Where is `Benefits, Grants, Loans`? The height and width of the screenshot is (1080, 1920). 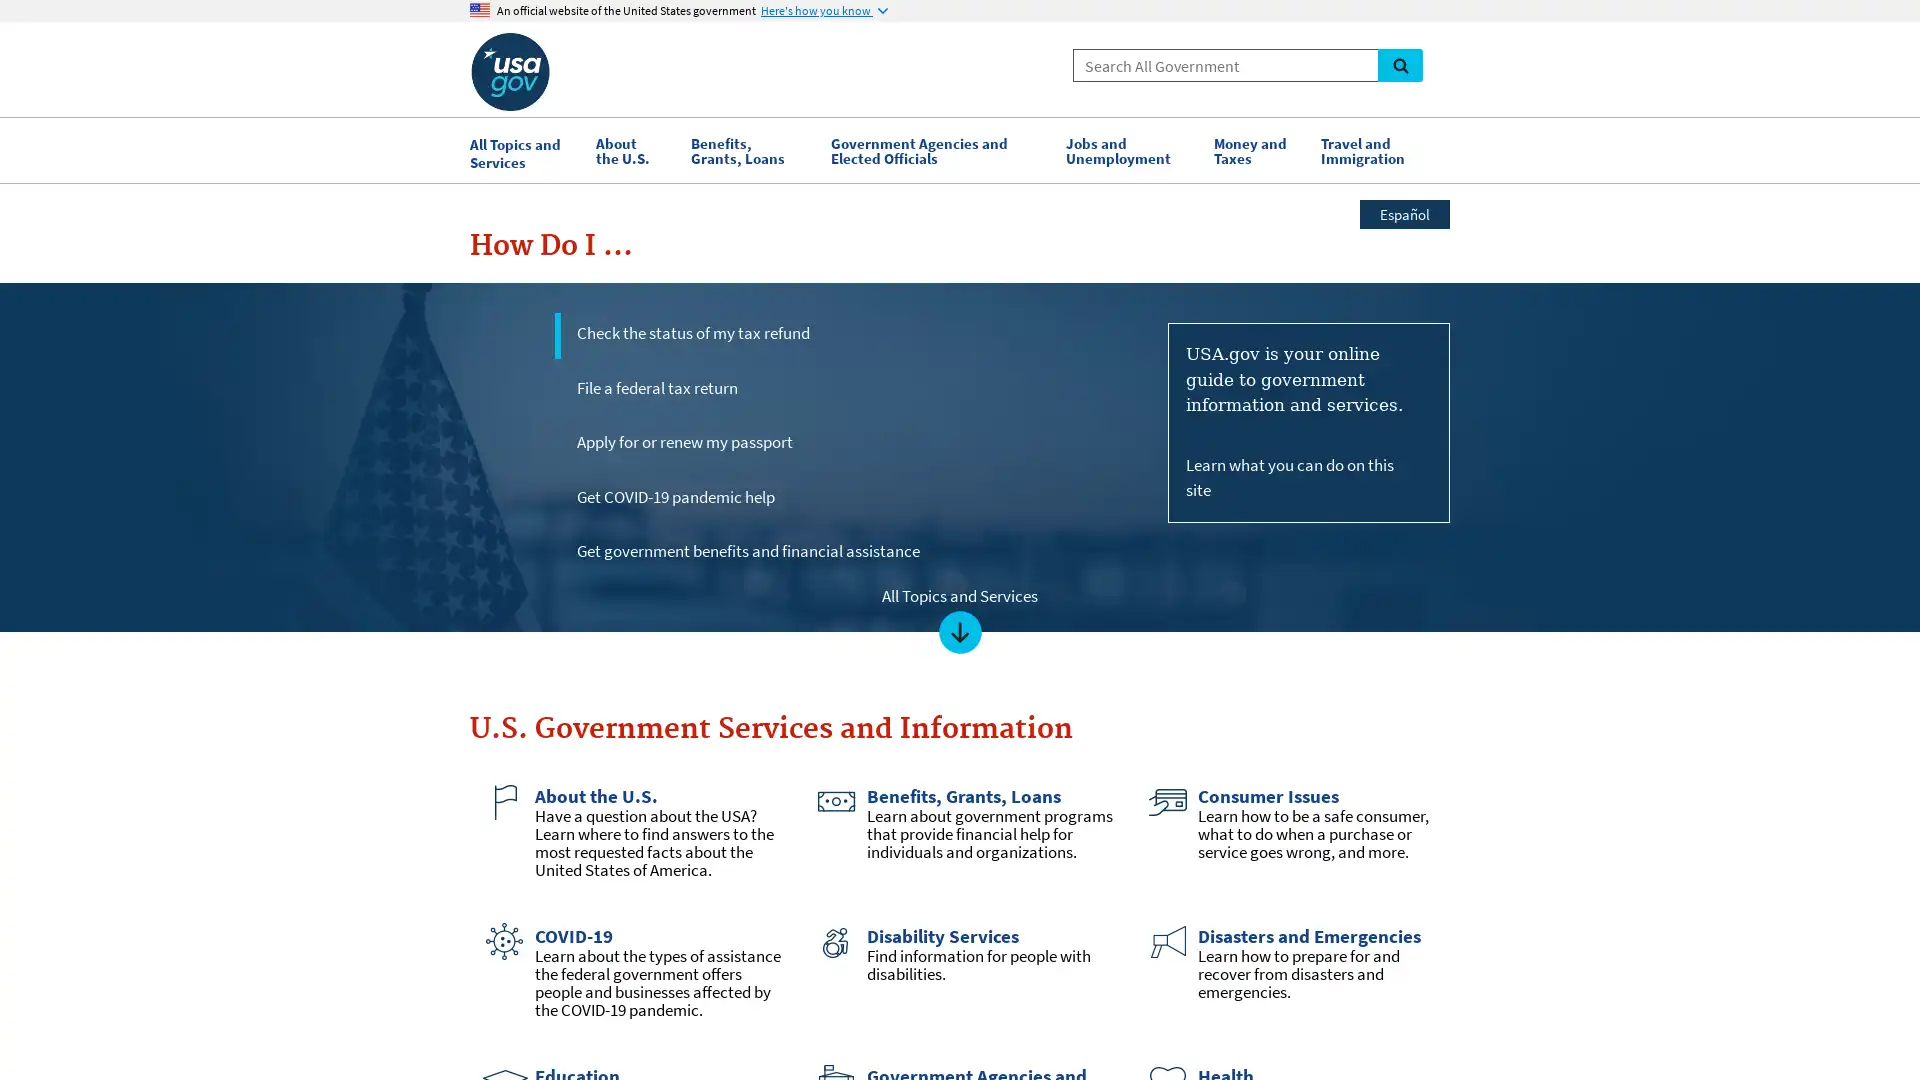 Benefits, Grants, Loans is located at coordinates (749, 149).